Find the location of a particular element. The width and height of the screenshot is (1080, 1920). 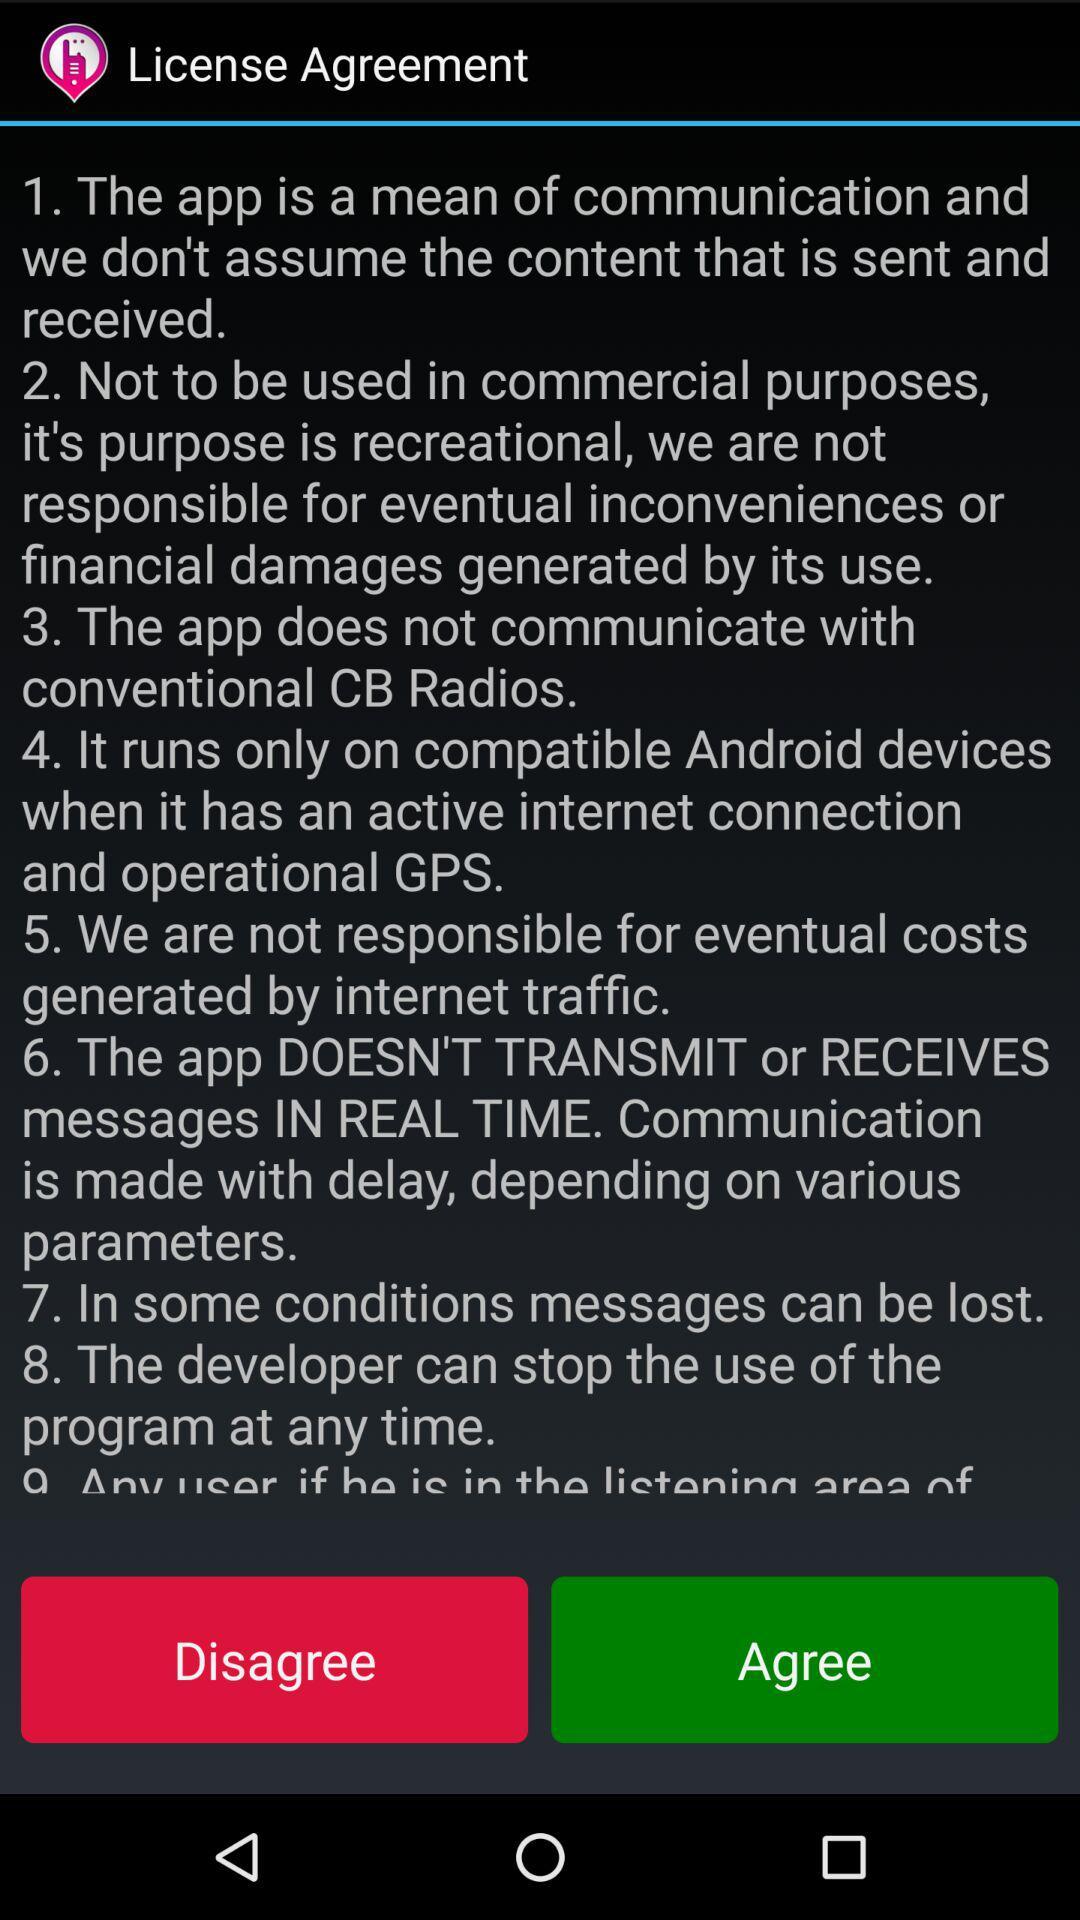

item at the bottom left corner is located at coordinates (274, 1659).